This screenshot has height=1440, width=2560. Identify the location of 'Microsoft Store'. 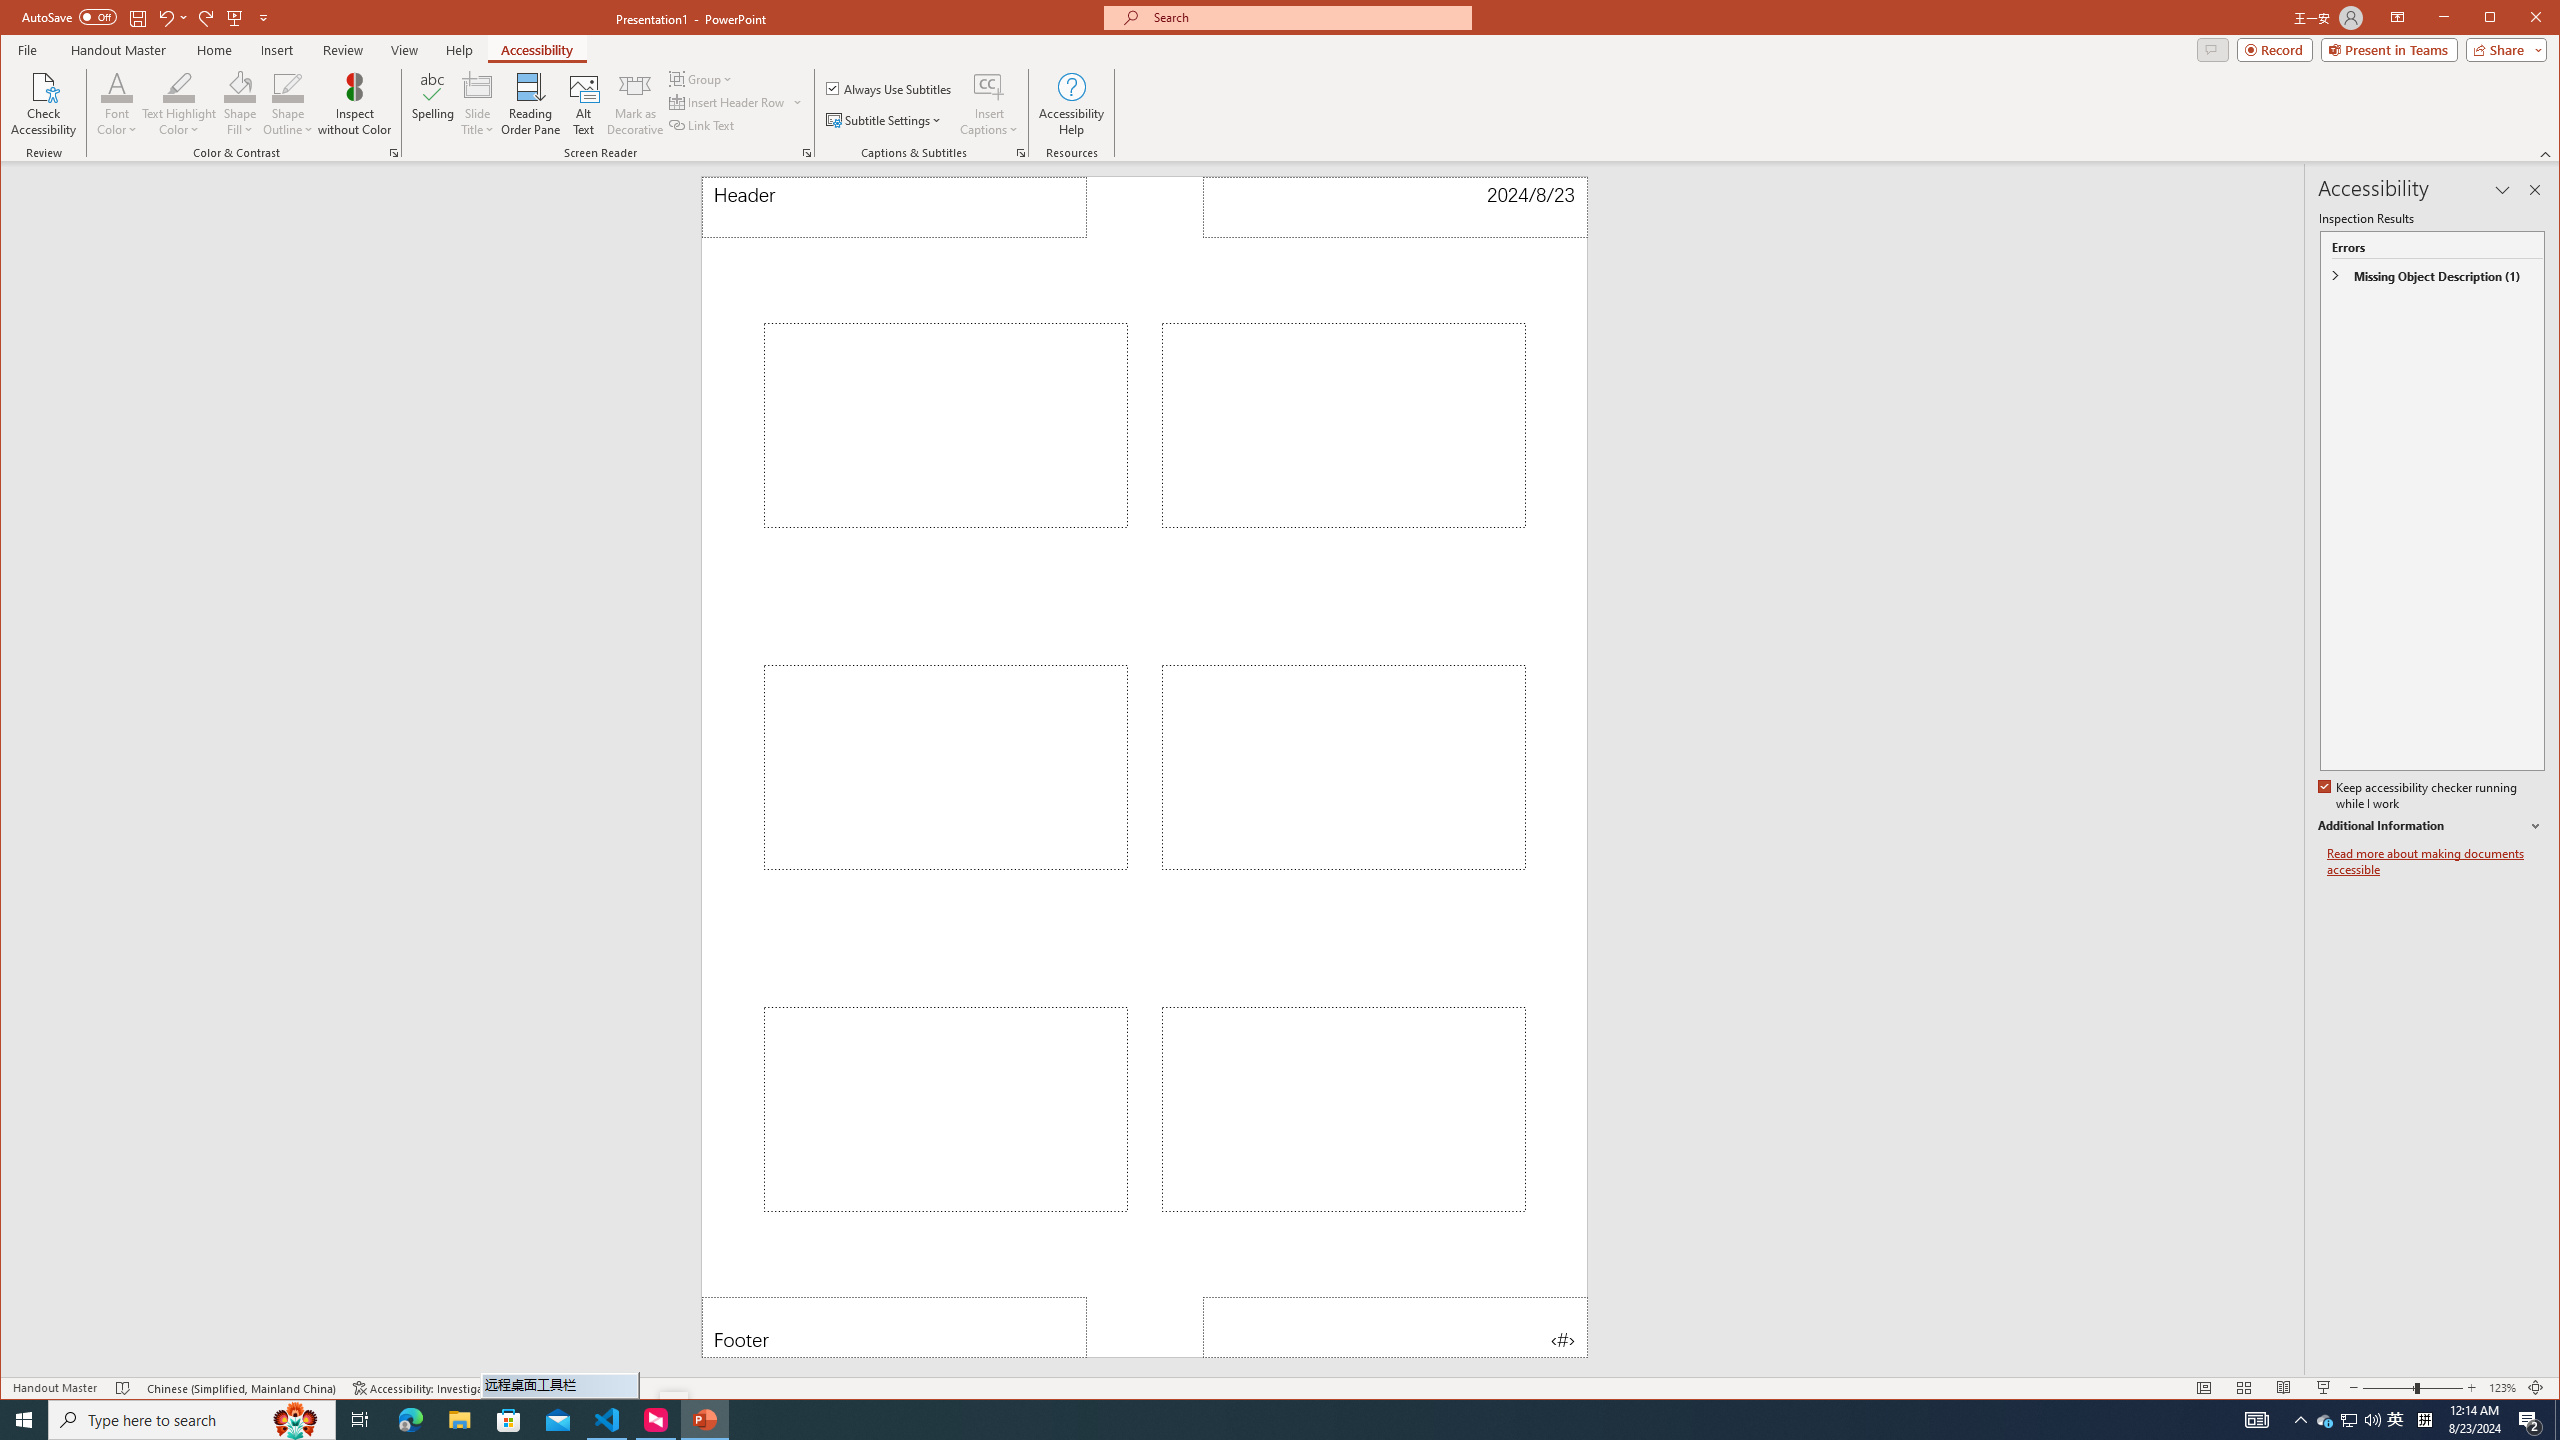
(509, 1418).